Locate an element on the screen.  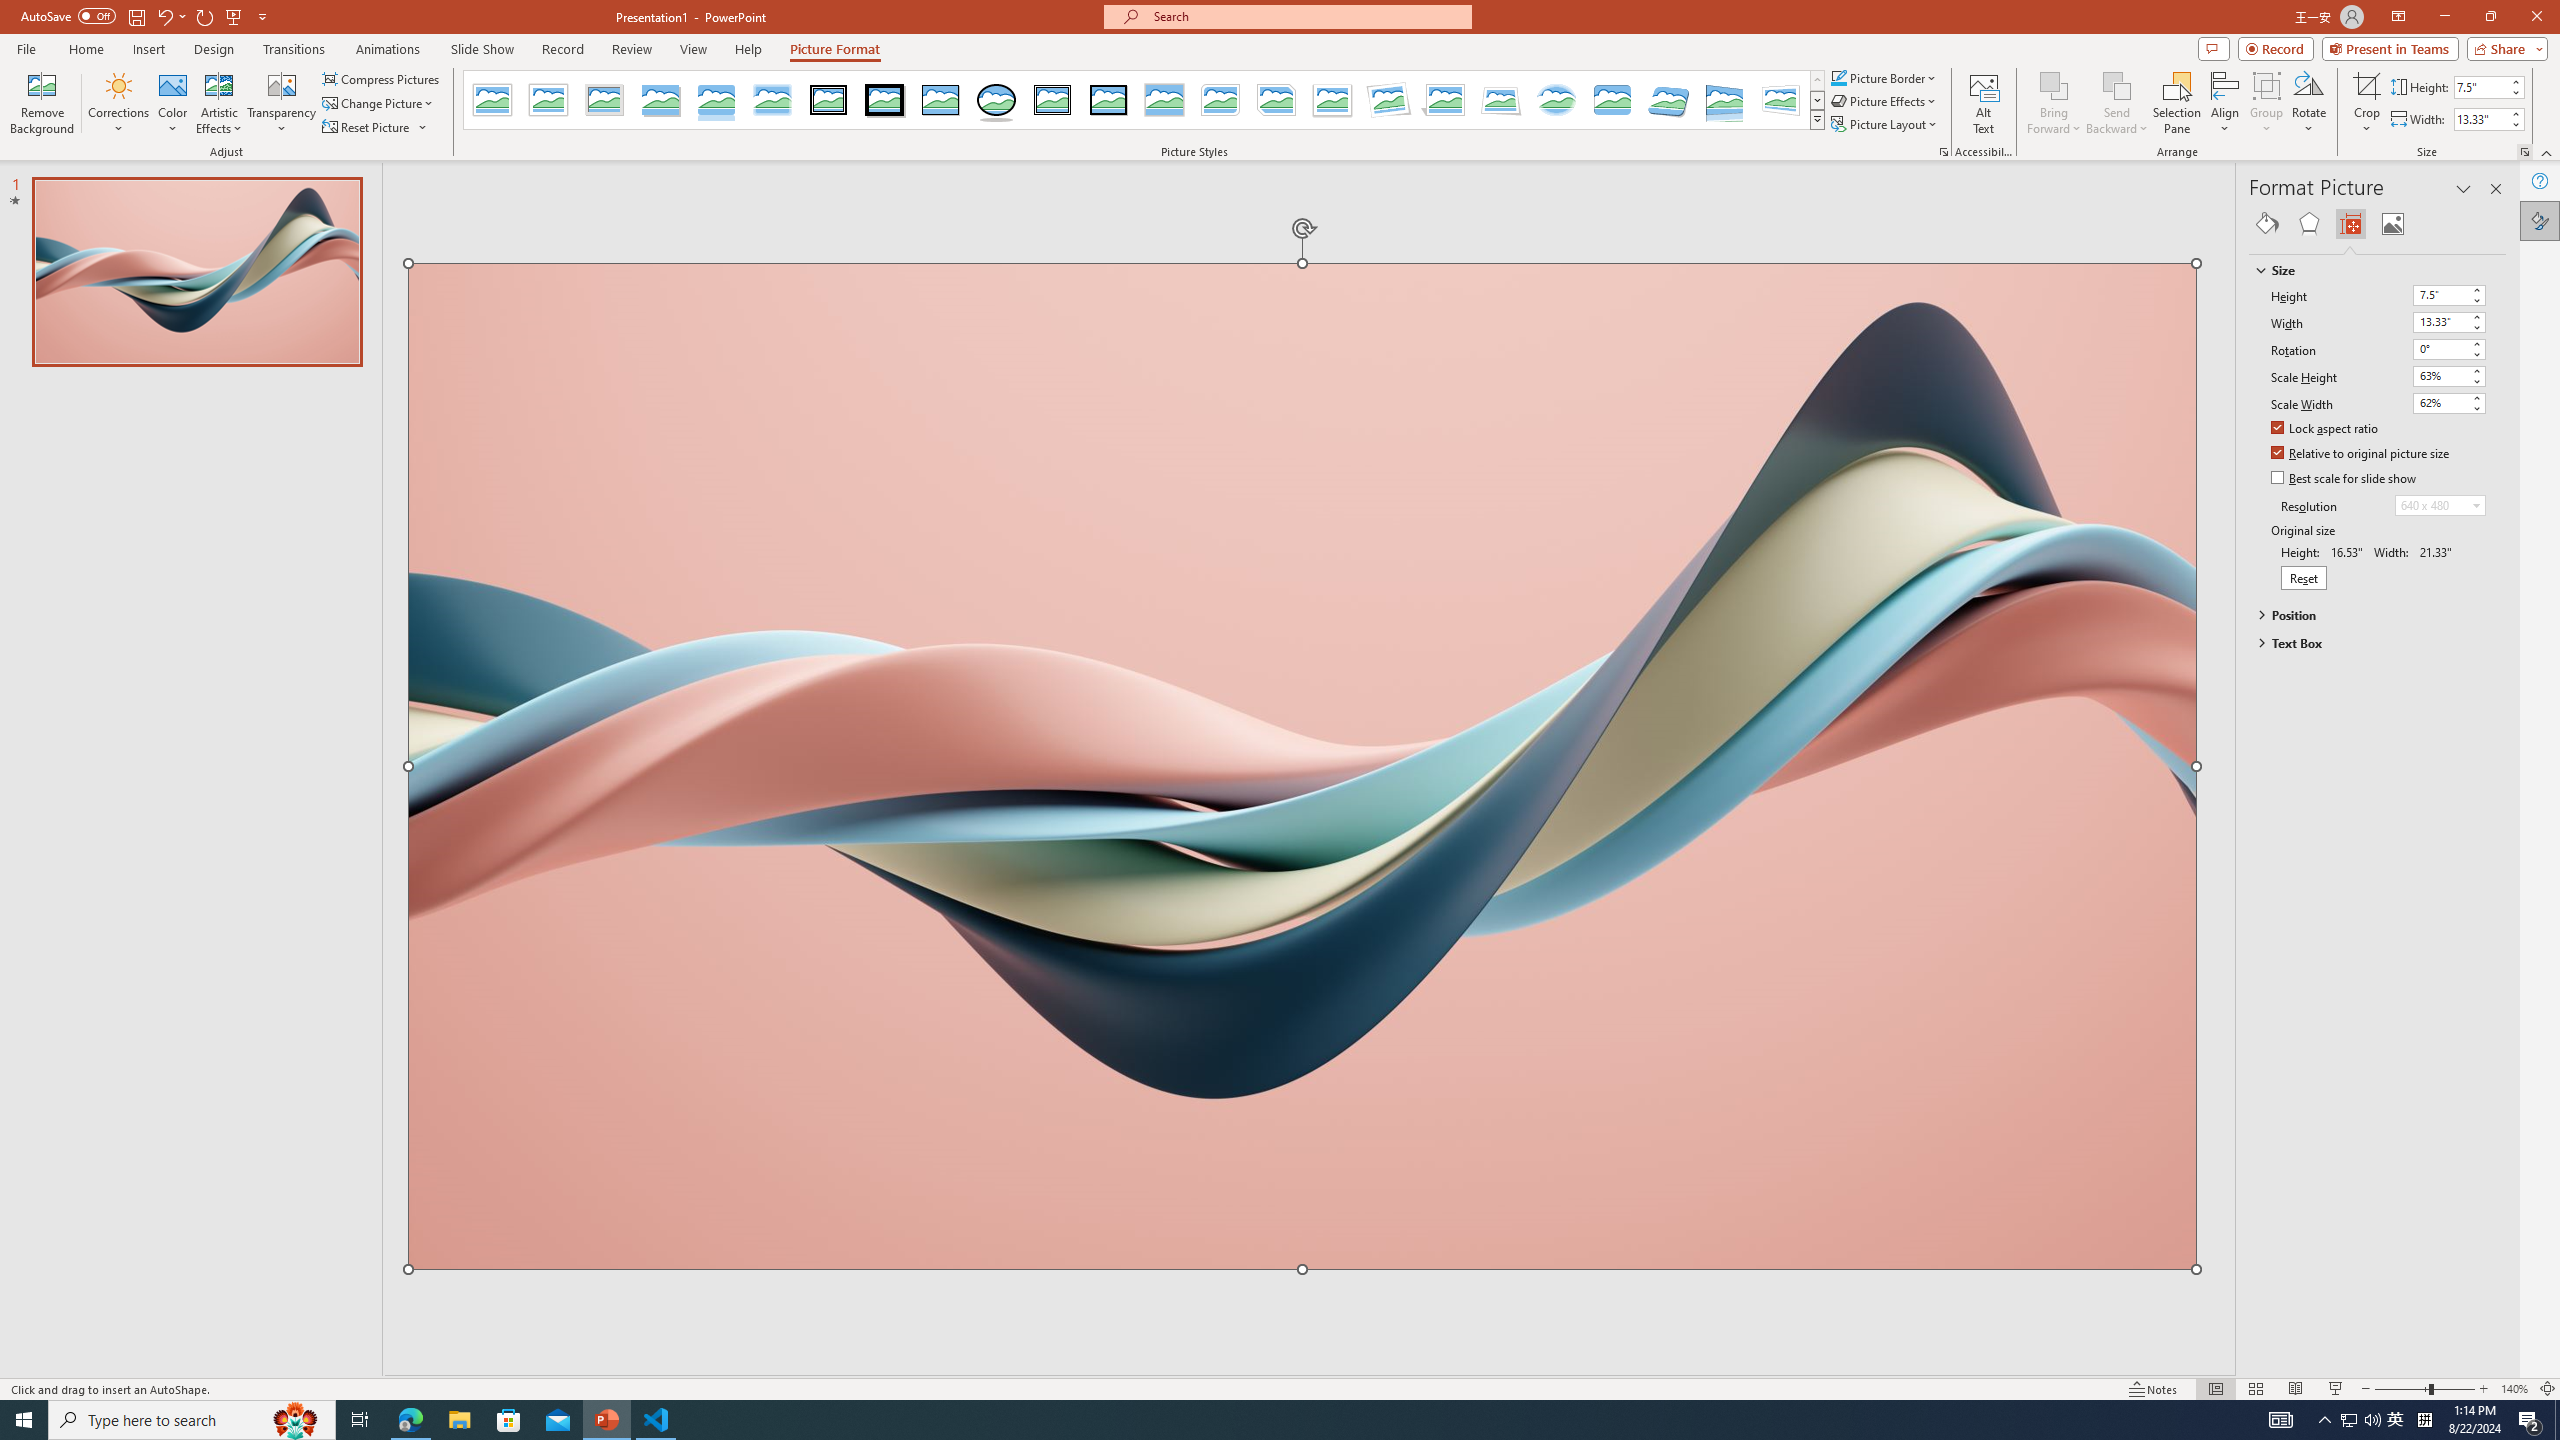
'Collapse the Ribbon' is located at coordinates (2547, 153).